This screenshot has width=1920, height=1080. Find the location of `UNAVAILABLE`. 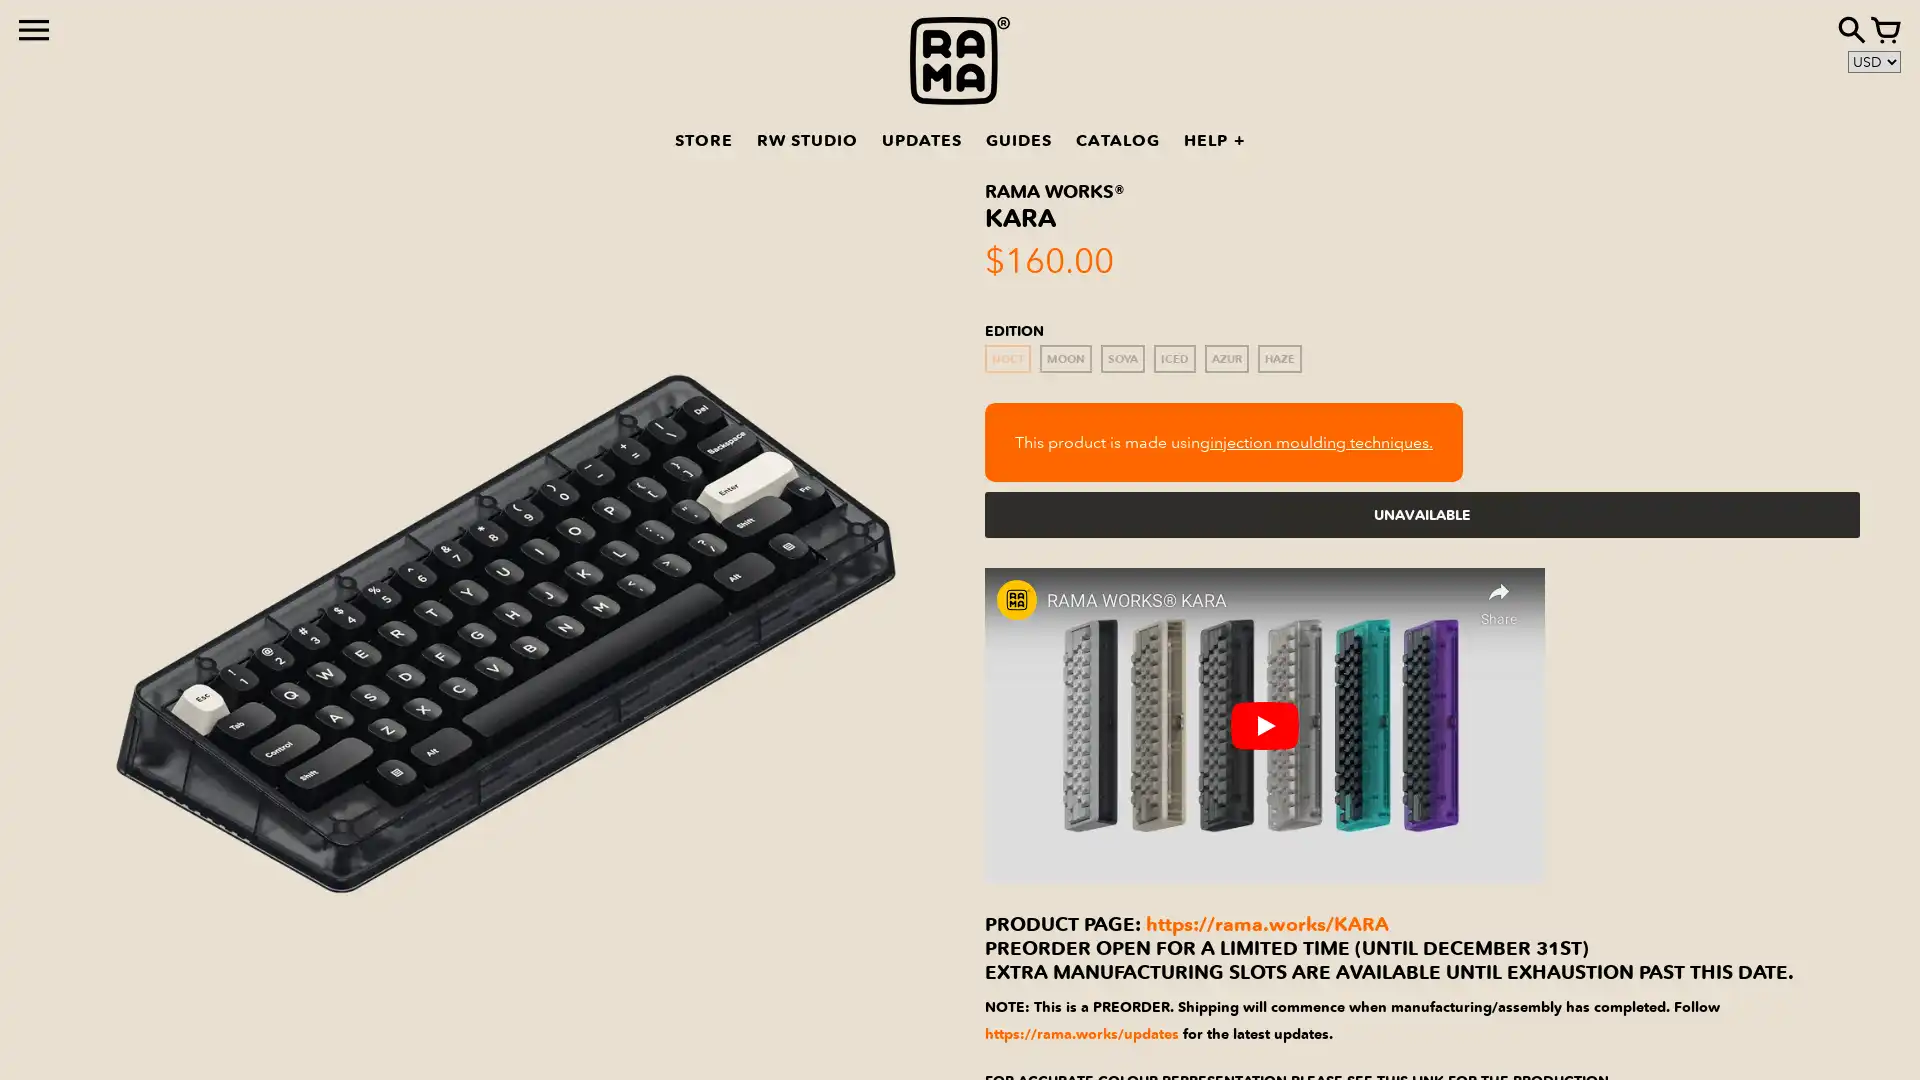

UNAVAILABLE is located at coordinates (1421, 514).